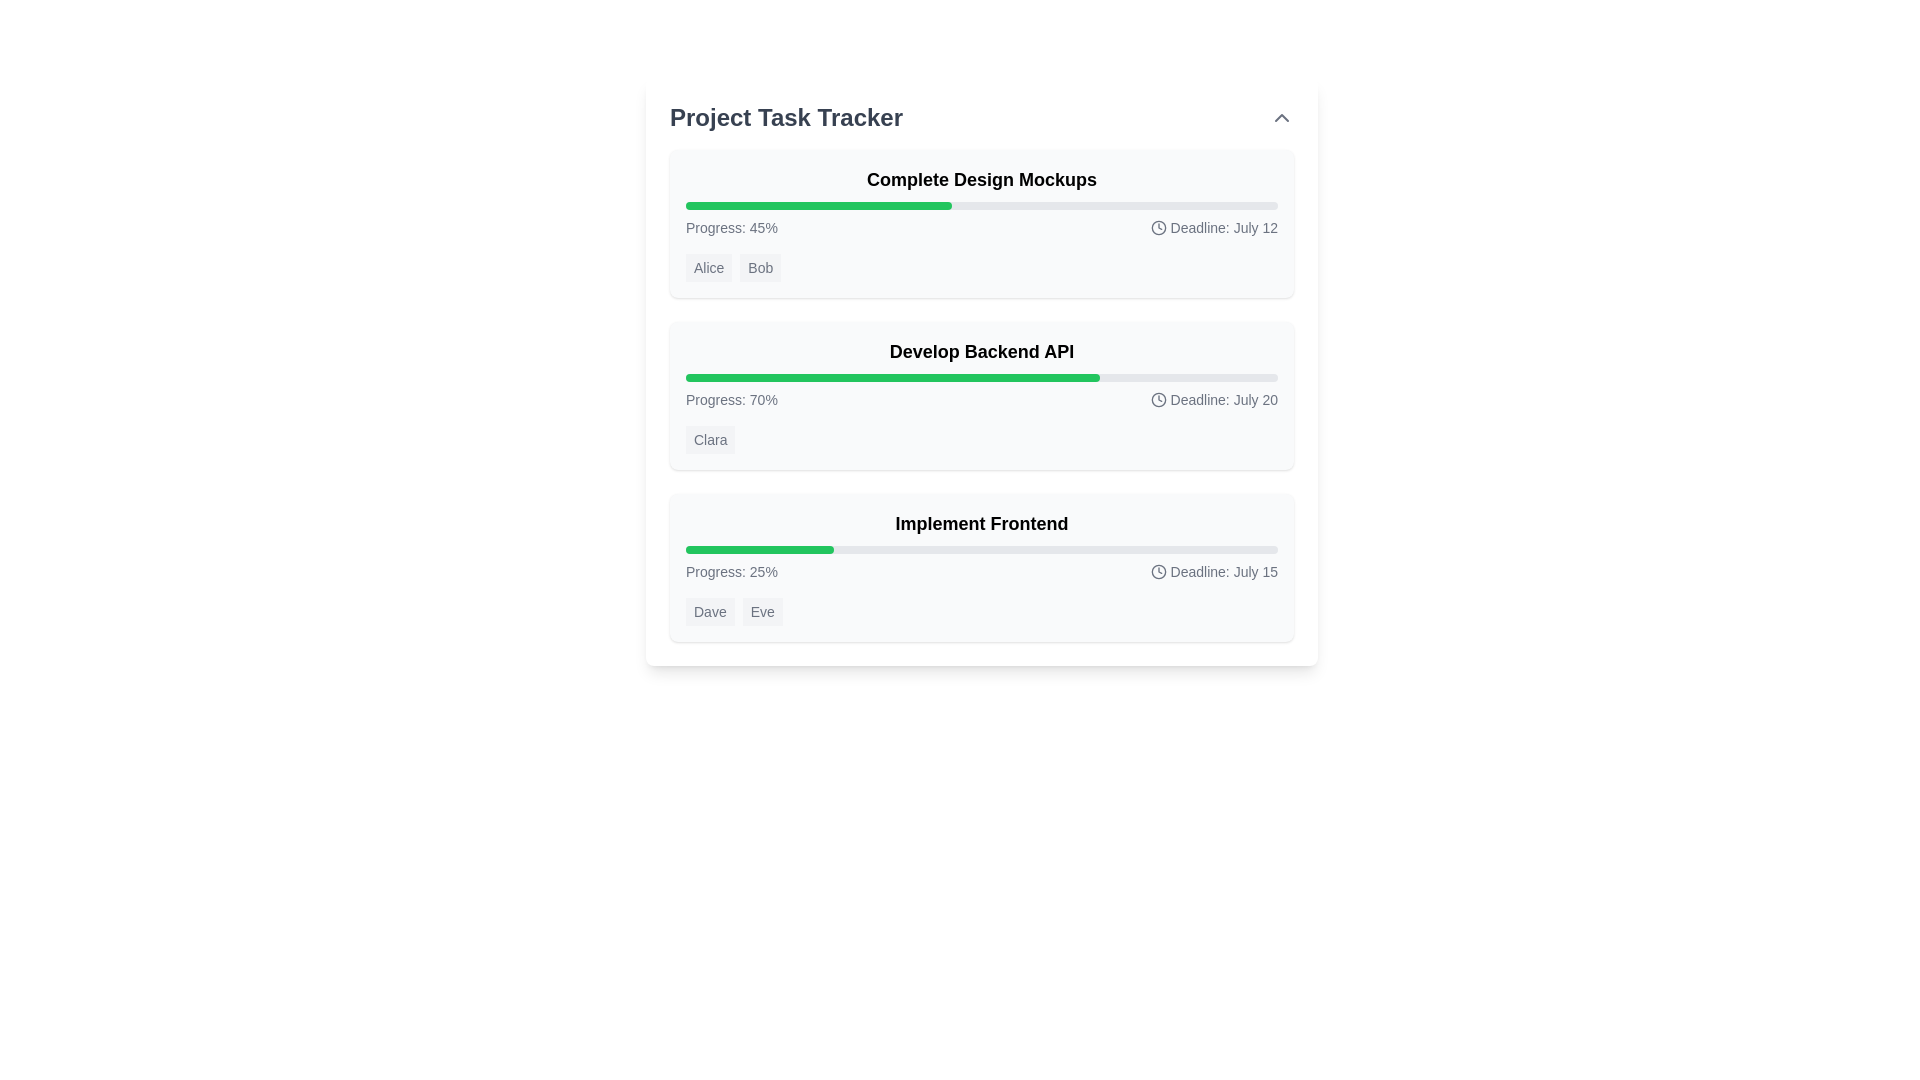  I want to click on the assigned user 'Clara' in the informational section for the task 'Develop Backend API', which is the second task block in the 'Project Task Tracker' section, so click(982, 396).